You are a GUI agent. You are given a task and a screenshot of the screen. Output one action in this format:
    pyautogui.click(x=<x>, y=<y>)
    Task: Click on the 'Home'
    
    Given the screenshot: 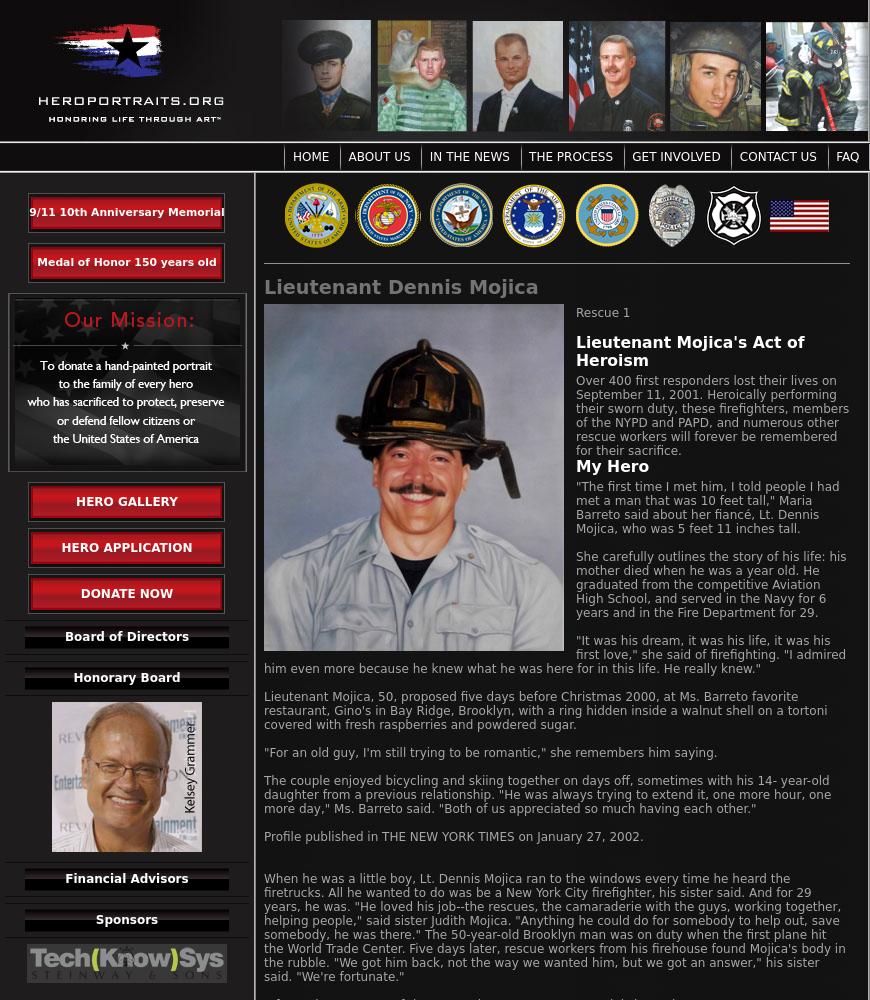 What is the action you would take?
    pyautogui.click(x=293, y=157)
    